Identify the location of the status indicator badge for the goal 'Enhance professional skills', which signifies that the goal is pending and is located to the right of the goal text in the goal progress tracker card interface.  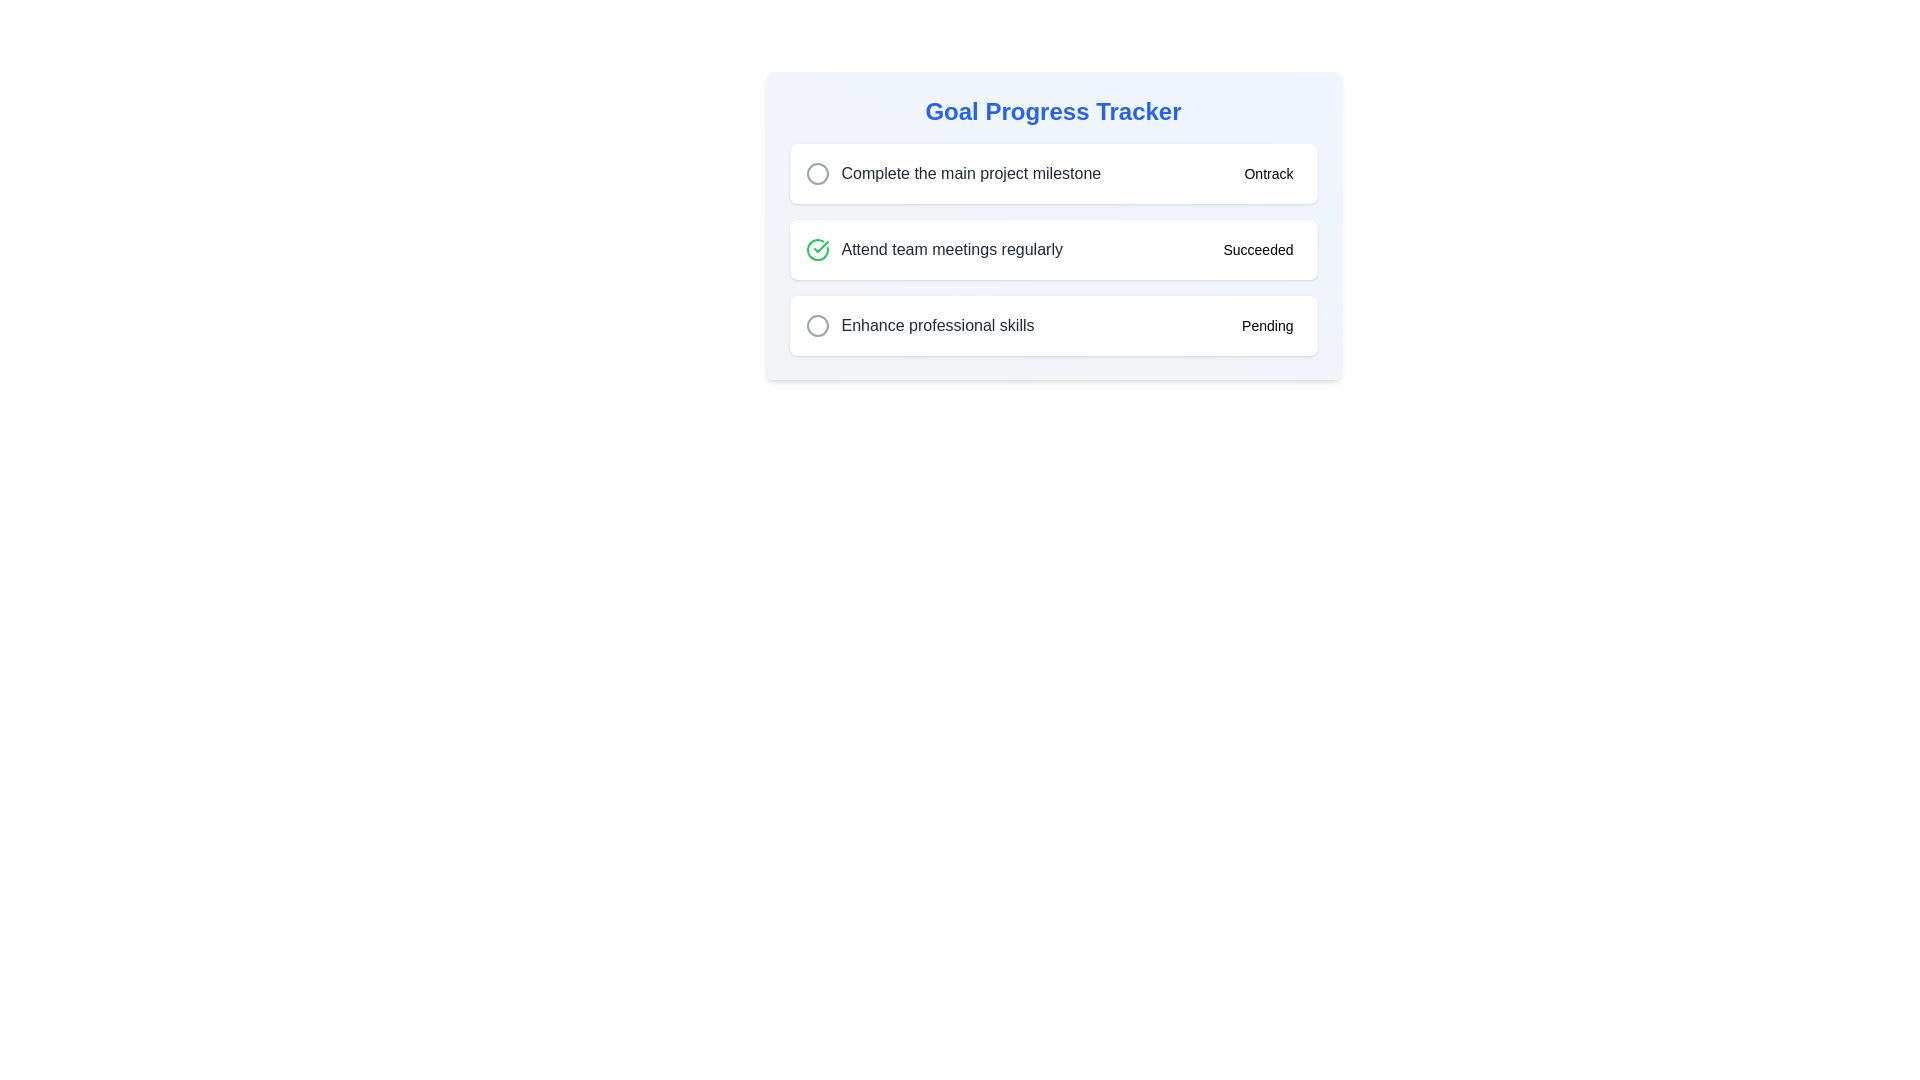
(1266, 325).